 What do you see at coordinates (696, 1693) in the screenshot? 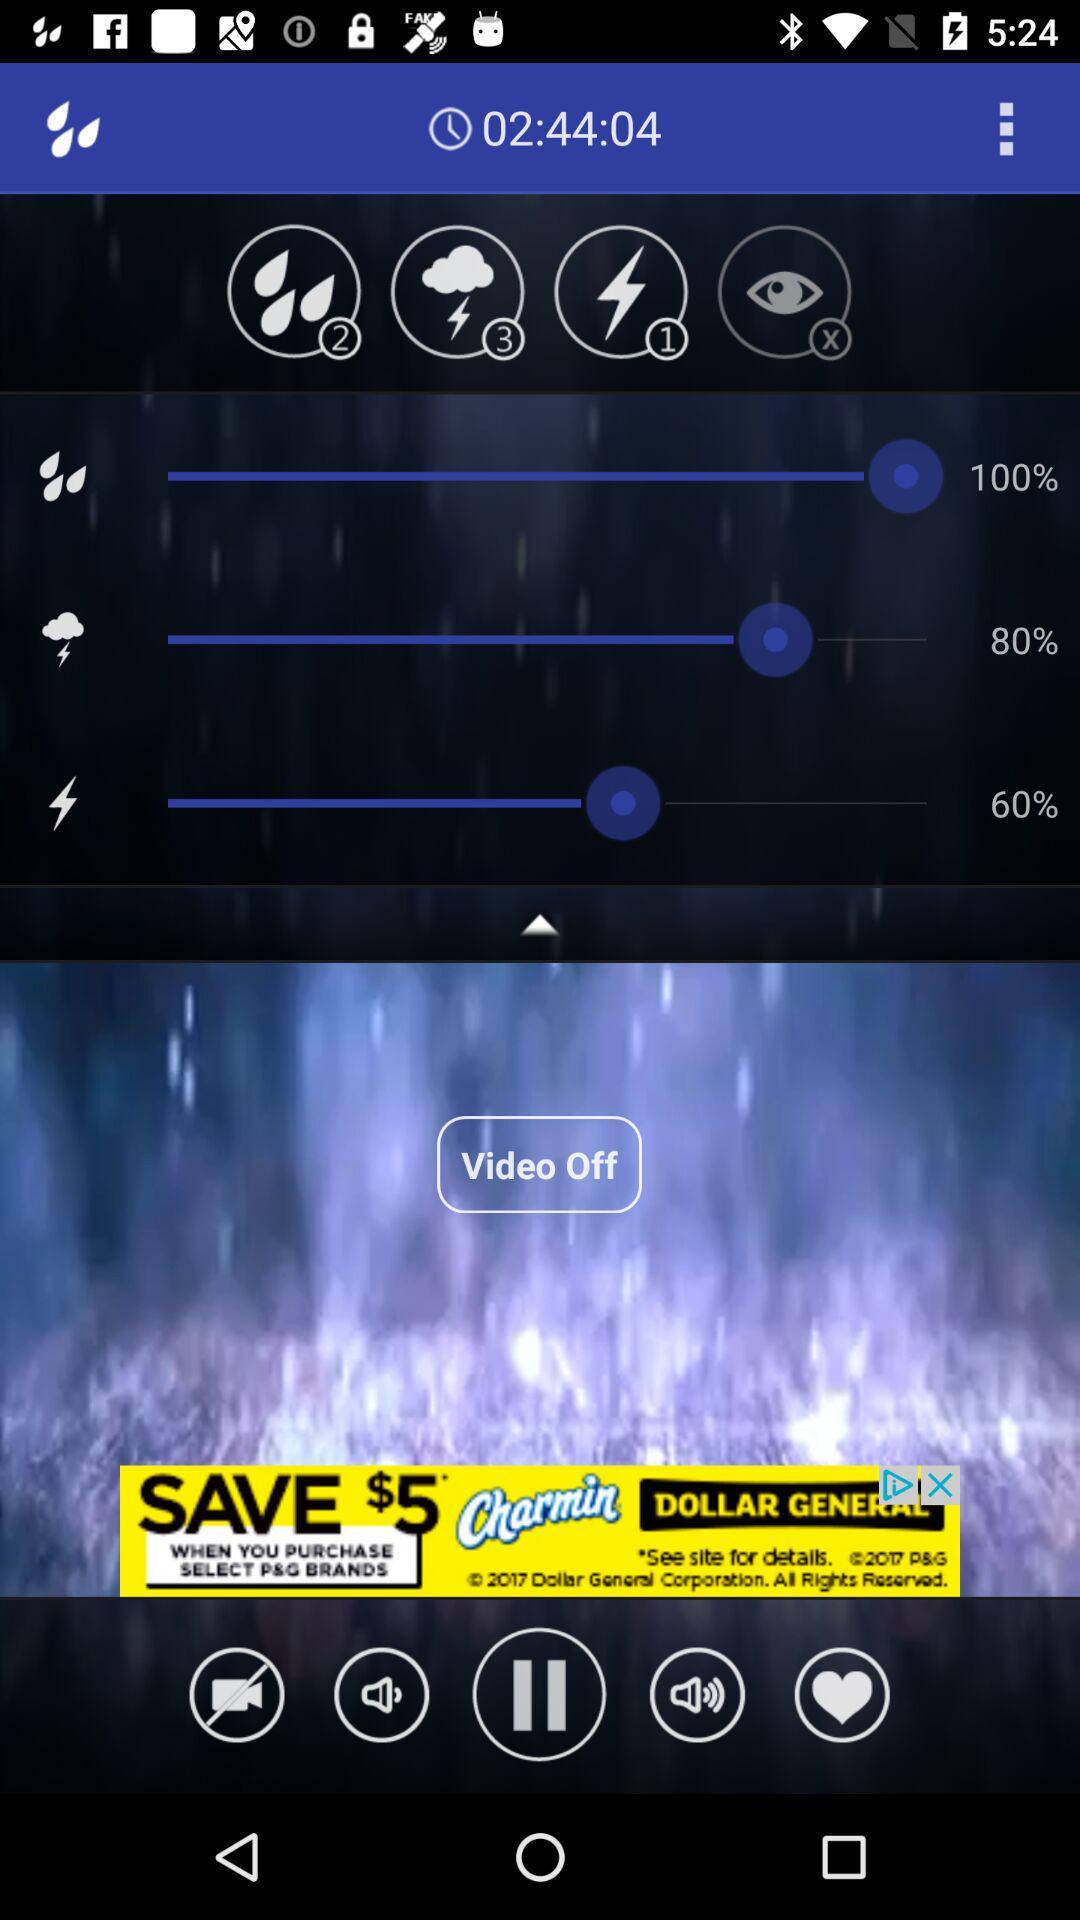
I see `the chat icon` at bounding box center [696, 1693].